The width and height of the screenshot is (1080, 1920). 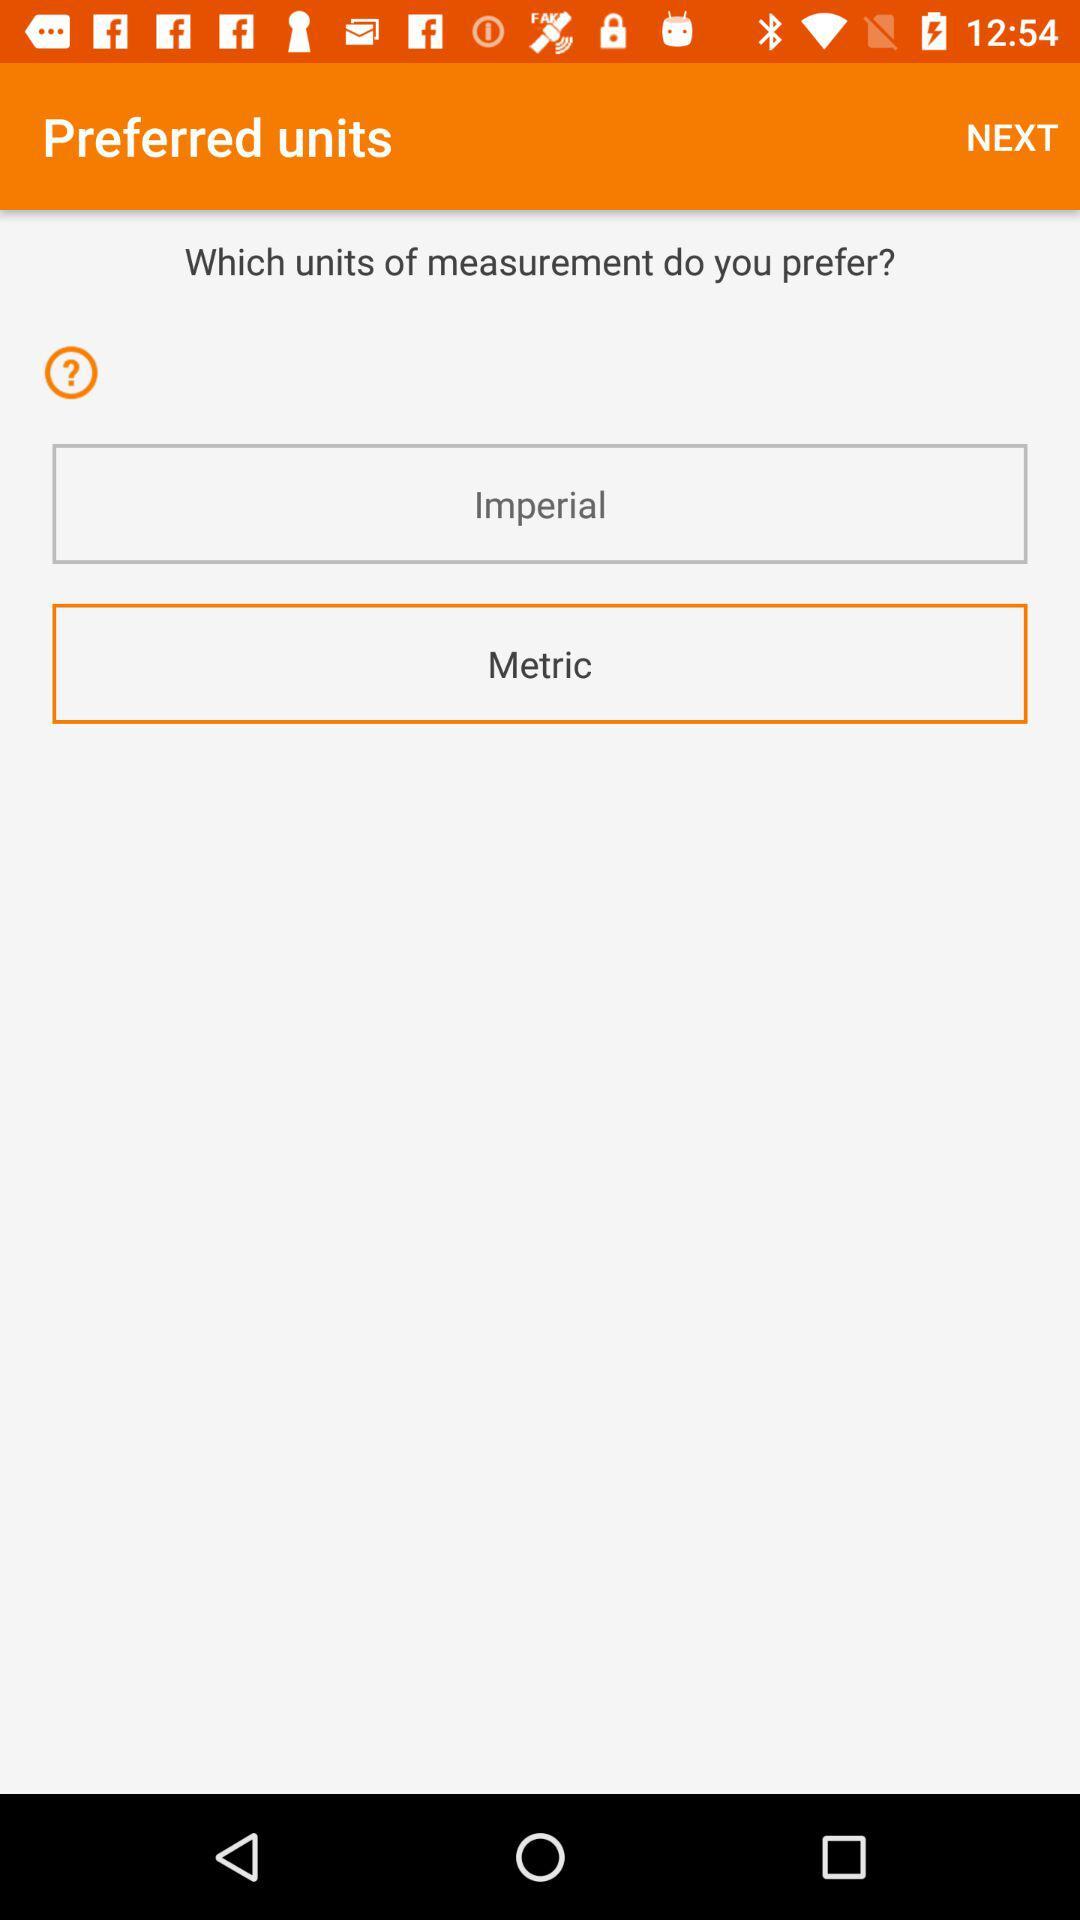 What do you see at coordinates (540, 663) in the screenshot?
I see `the metric app` at bounding box center [540, 663].